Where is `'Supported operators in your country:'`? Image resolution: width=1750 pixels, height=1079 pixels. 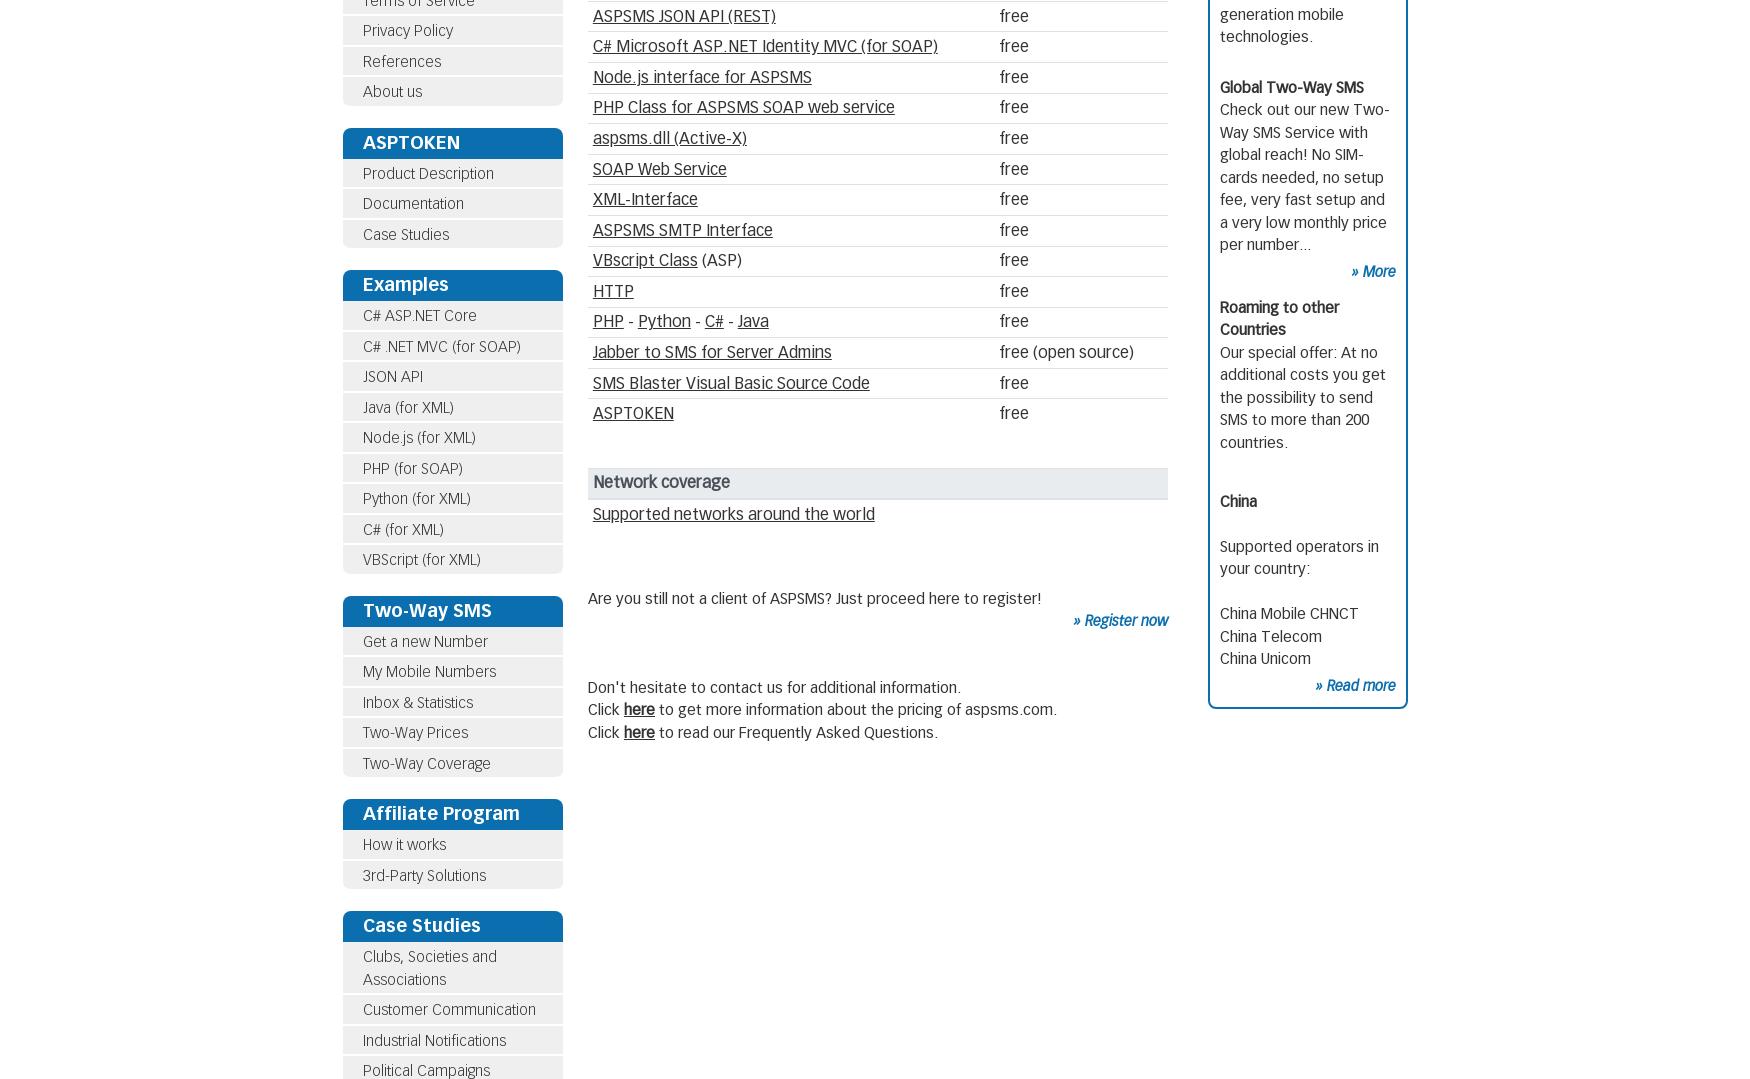
'Supported operators in your country:' is located at coordinates (1298, 556).